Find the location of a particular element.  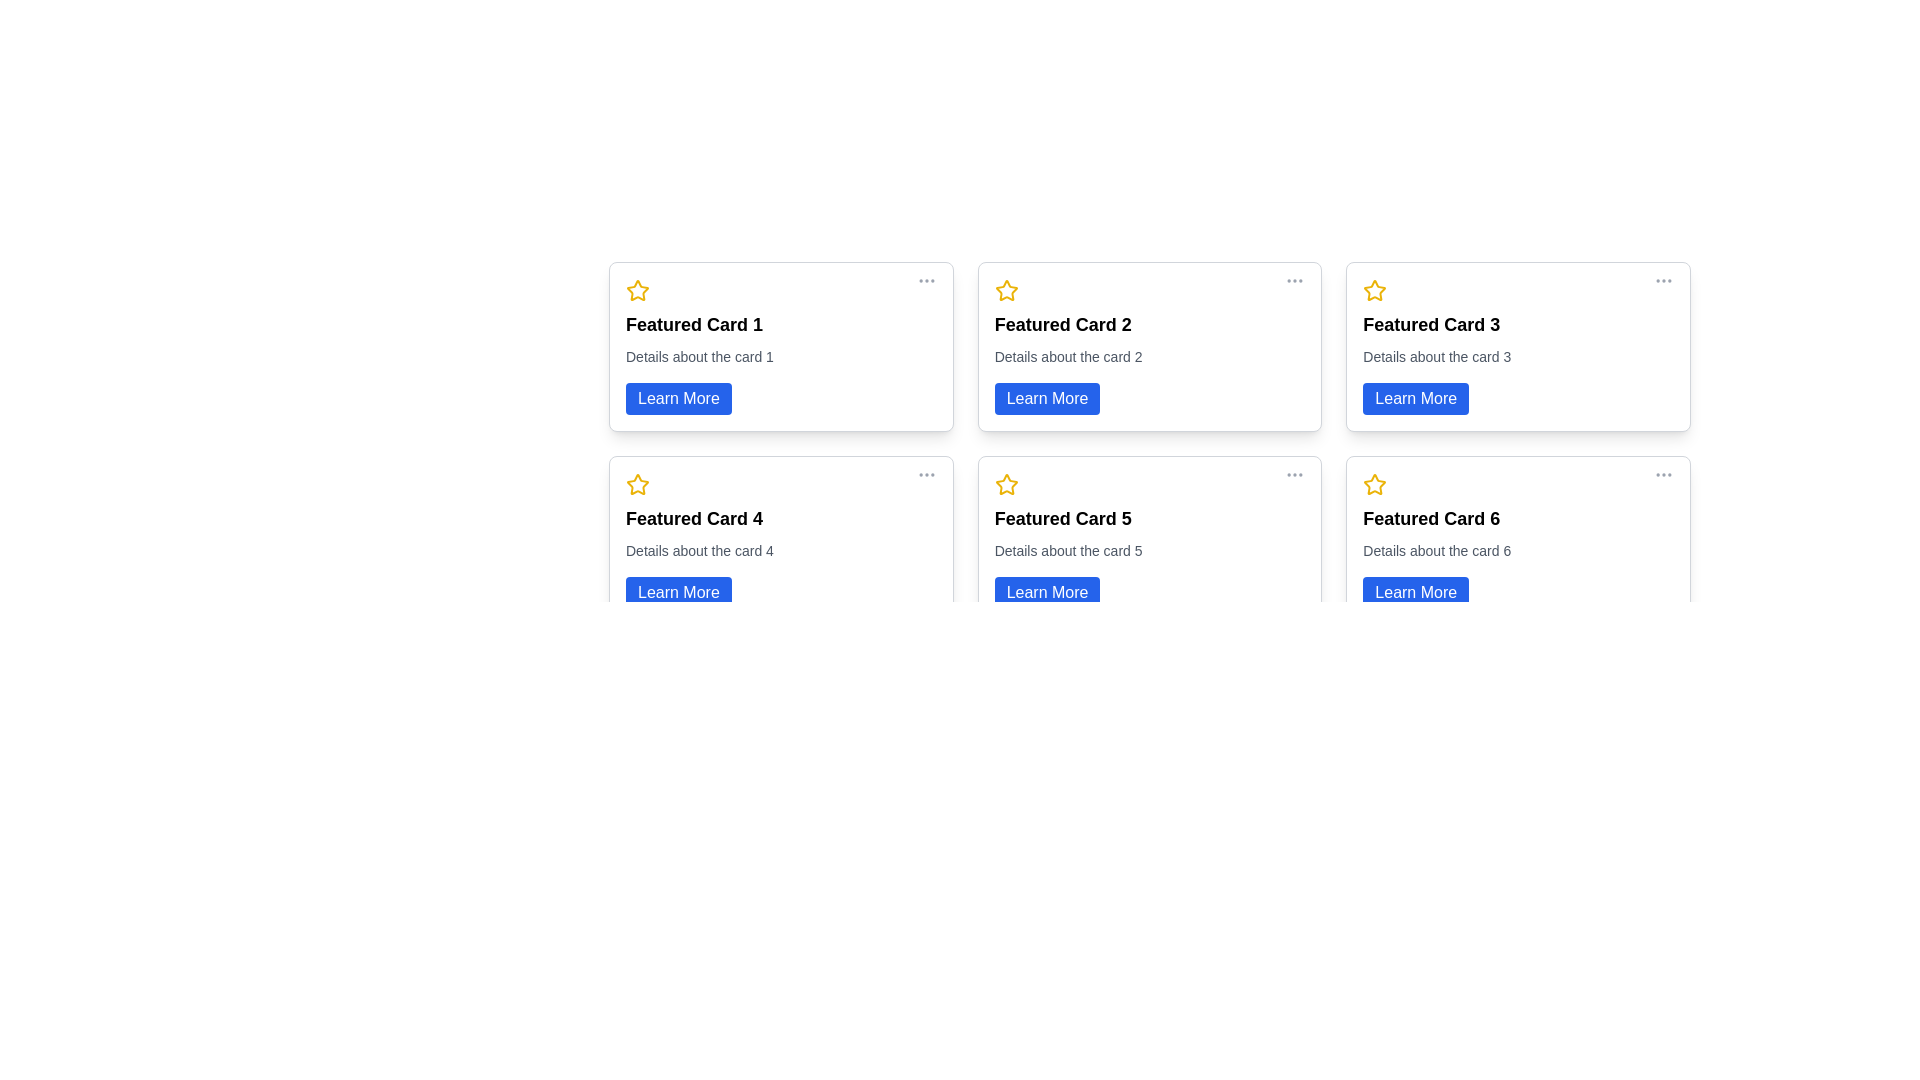

text located in the fourth card of a grid, positioned beneath 'Featured Card 4' and above the 'Learn More' button is located at coordinates (700, 551).